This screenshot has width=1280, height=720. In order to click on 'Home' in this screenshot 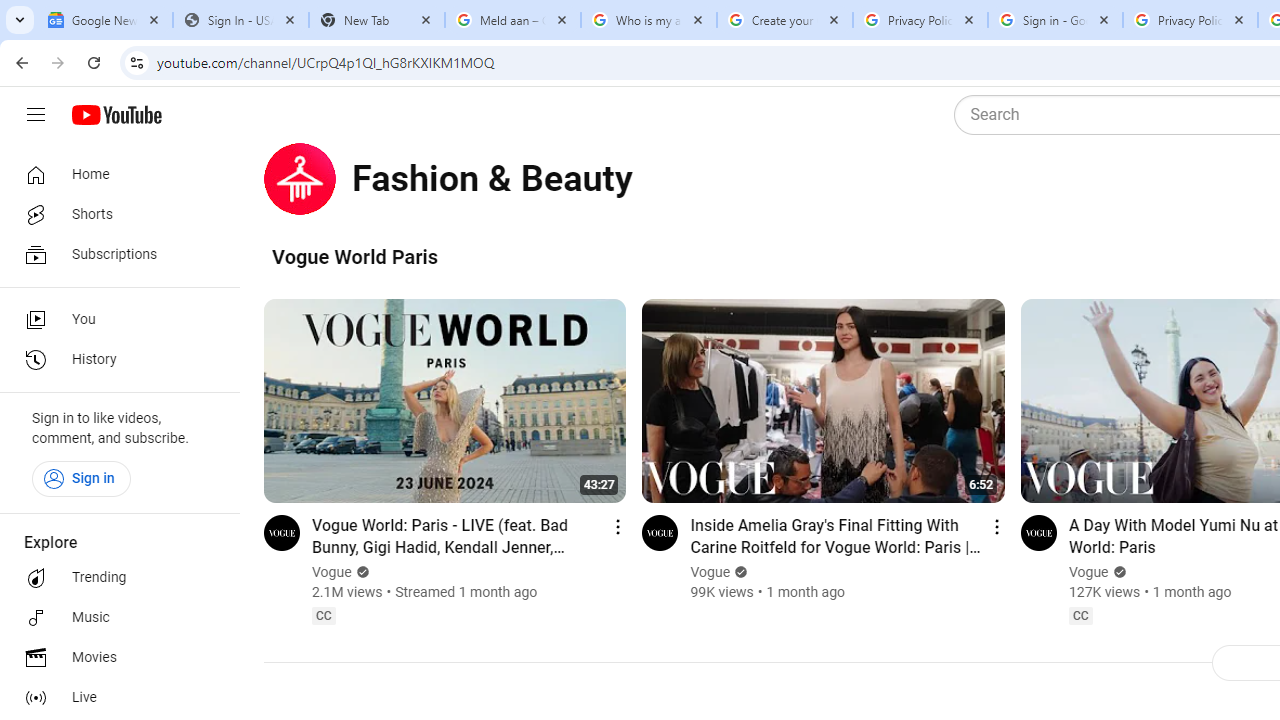, I will do `click(112, 173)`.